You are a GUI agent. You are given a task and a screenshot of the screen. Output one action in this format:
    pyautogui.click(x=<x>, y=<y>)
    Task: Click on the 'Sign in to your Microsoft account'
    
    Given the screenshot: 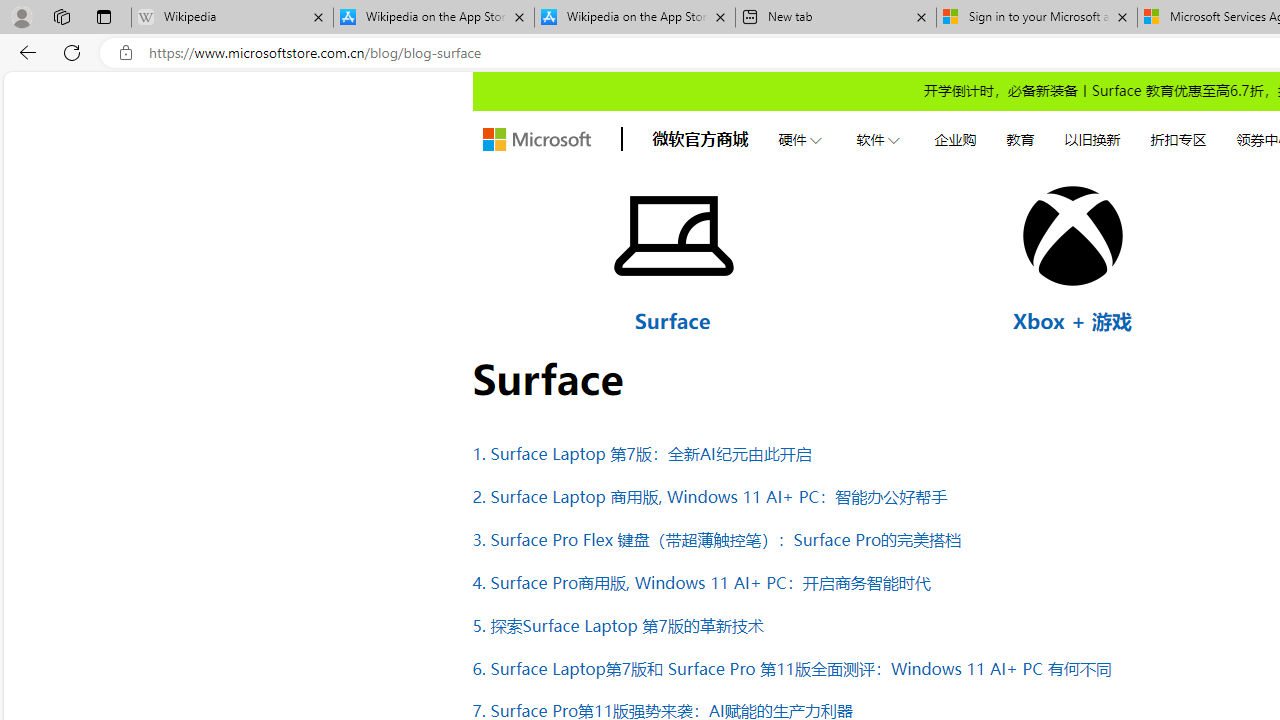 What is the action you would take?
    pyautogui.click(x=1036, y=17)
    